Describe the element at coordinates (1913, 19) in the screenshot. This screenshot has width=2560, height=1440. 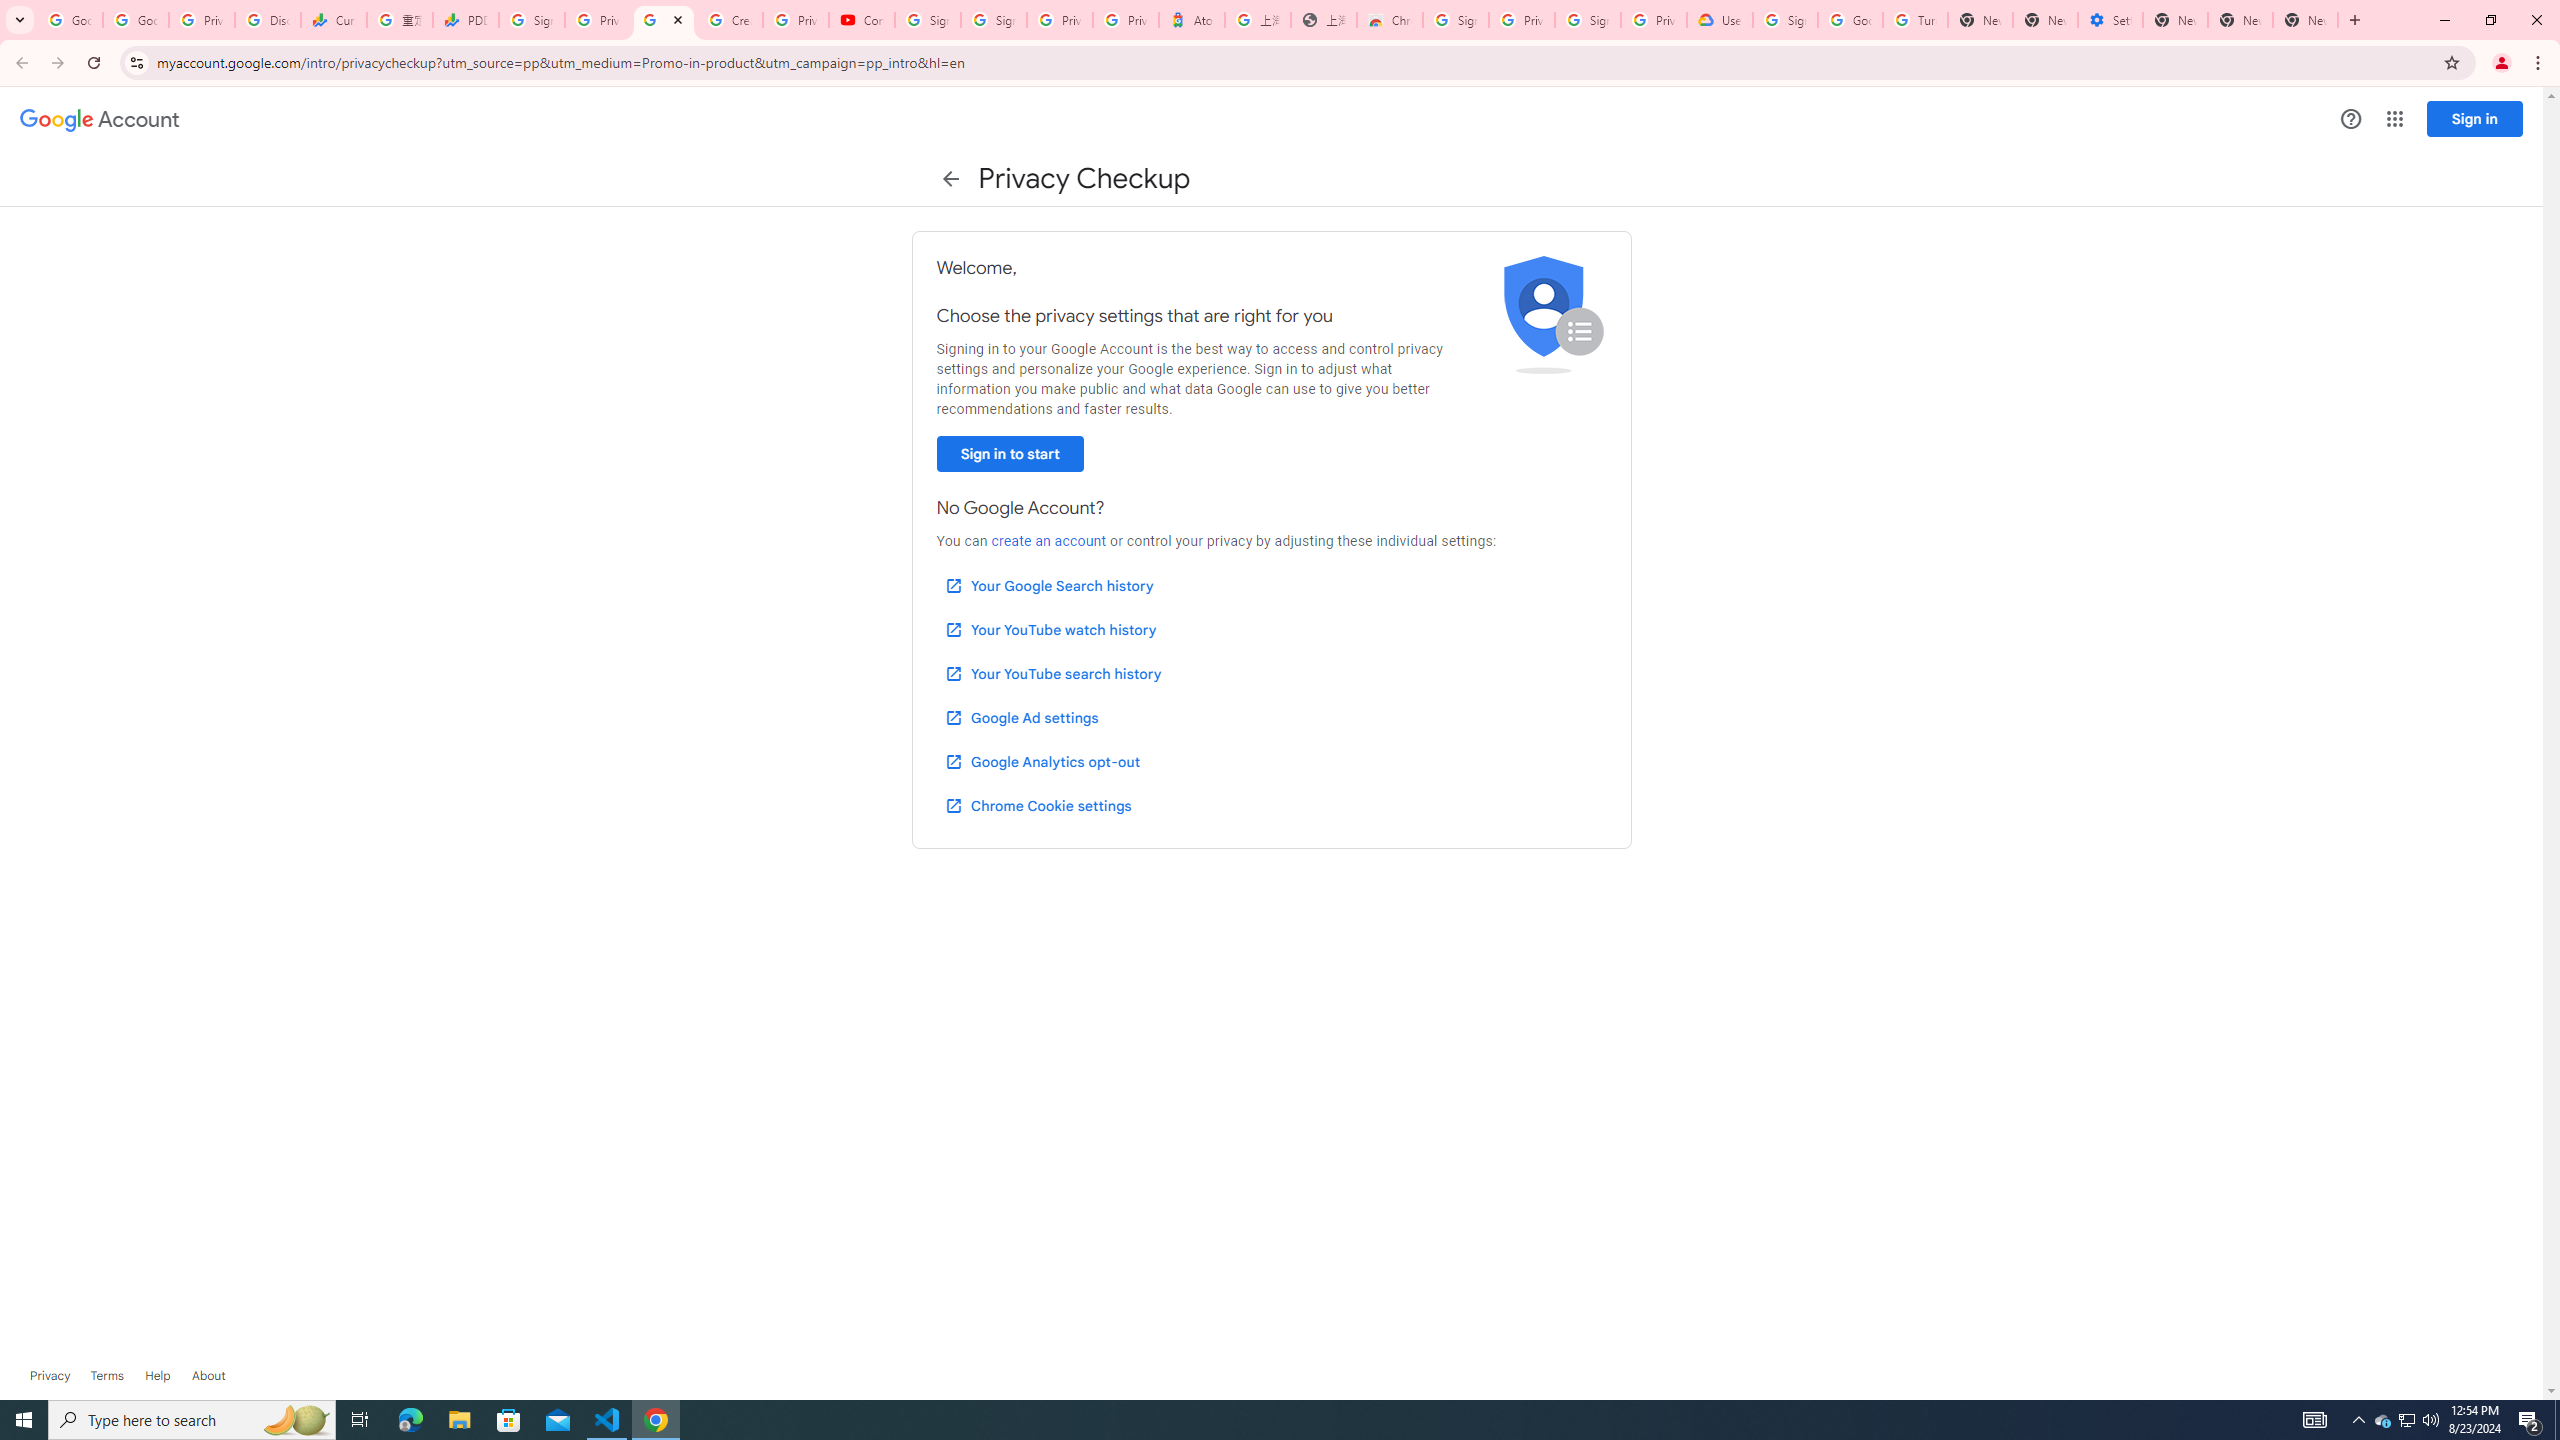
I see `'Turn cookies on or off - Computer - Google Account Help'` at that location.